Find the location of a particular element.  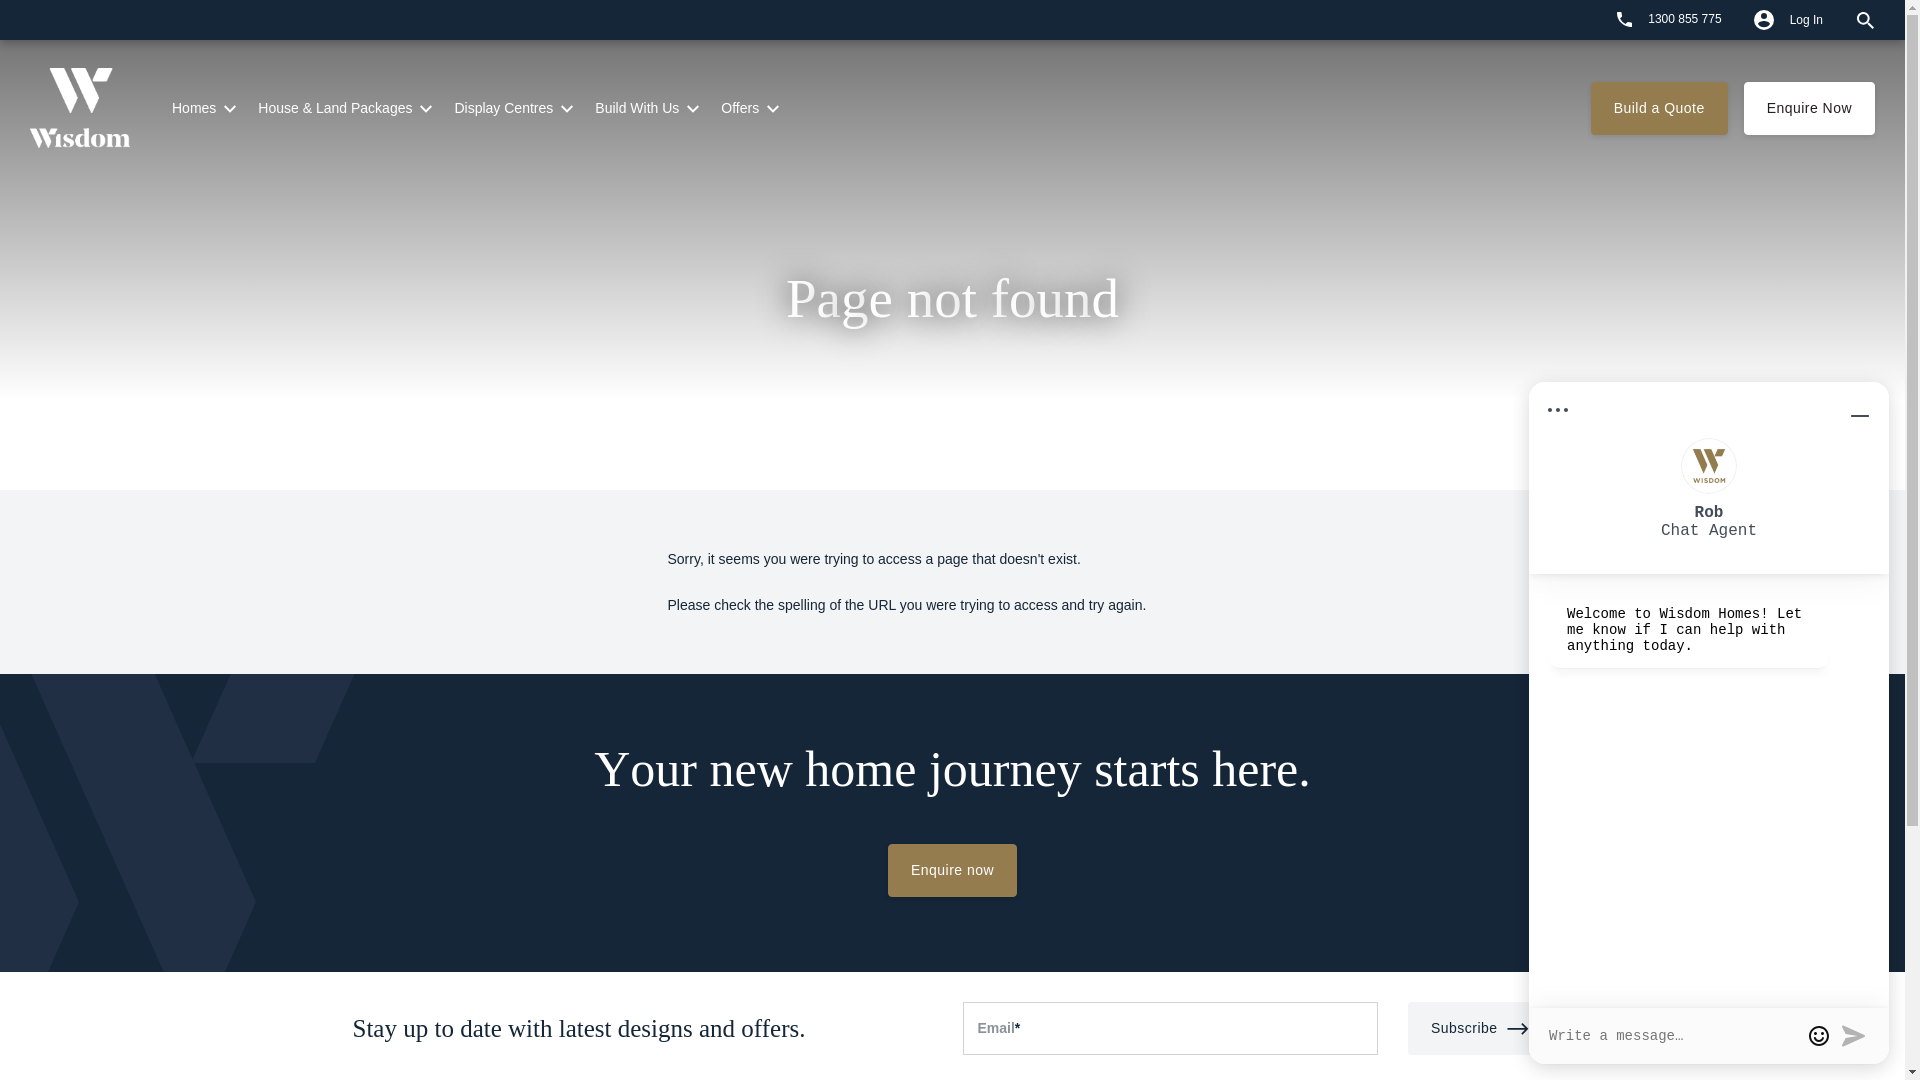

'Display Centres' is located at coordinates (503, 108).